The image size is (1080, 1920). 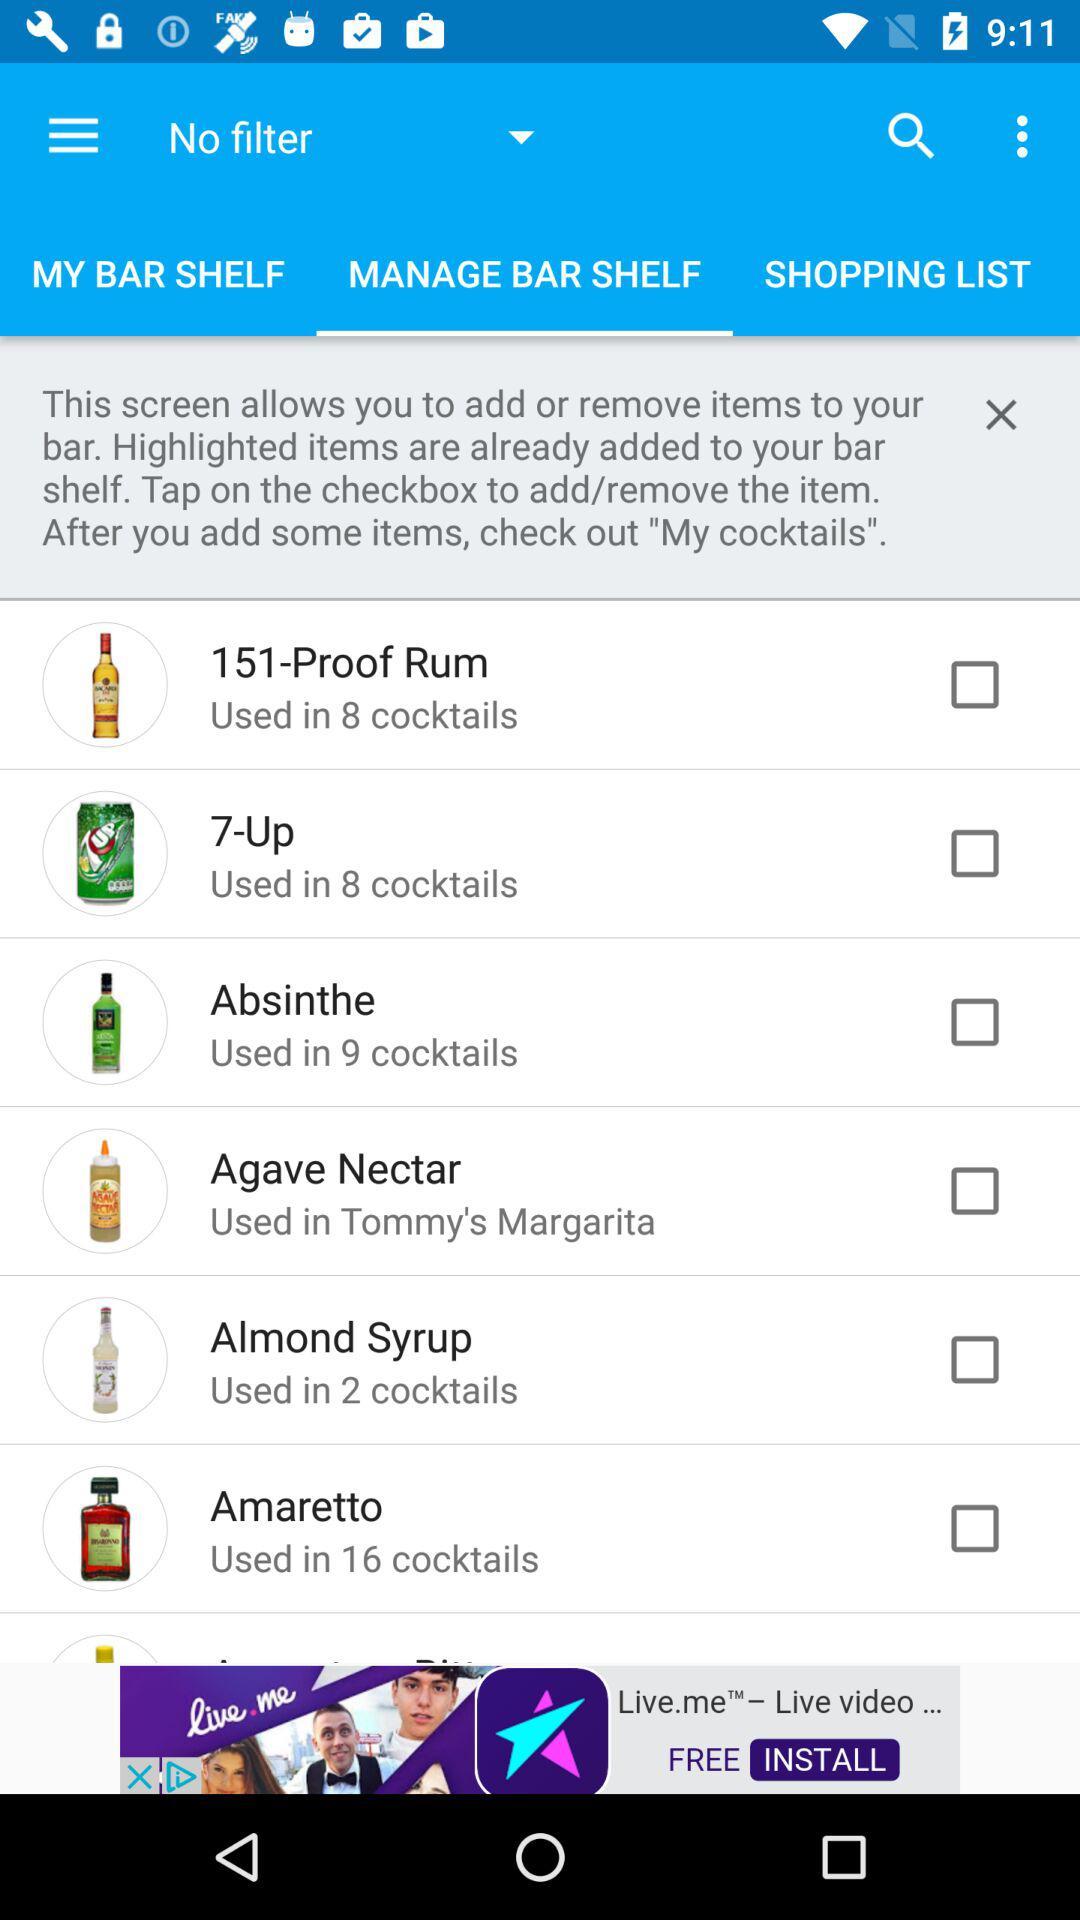 I want to click on check box to select almond syrup, so click(x=995, y=1359).